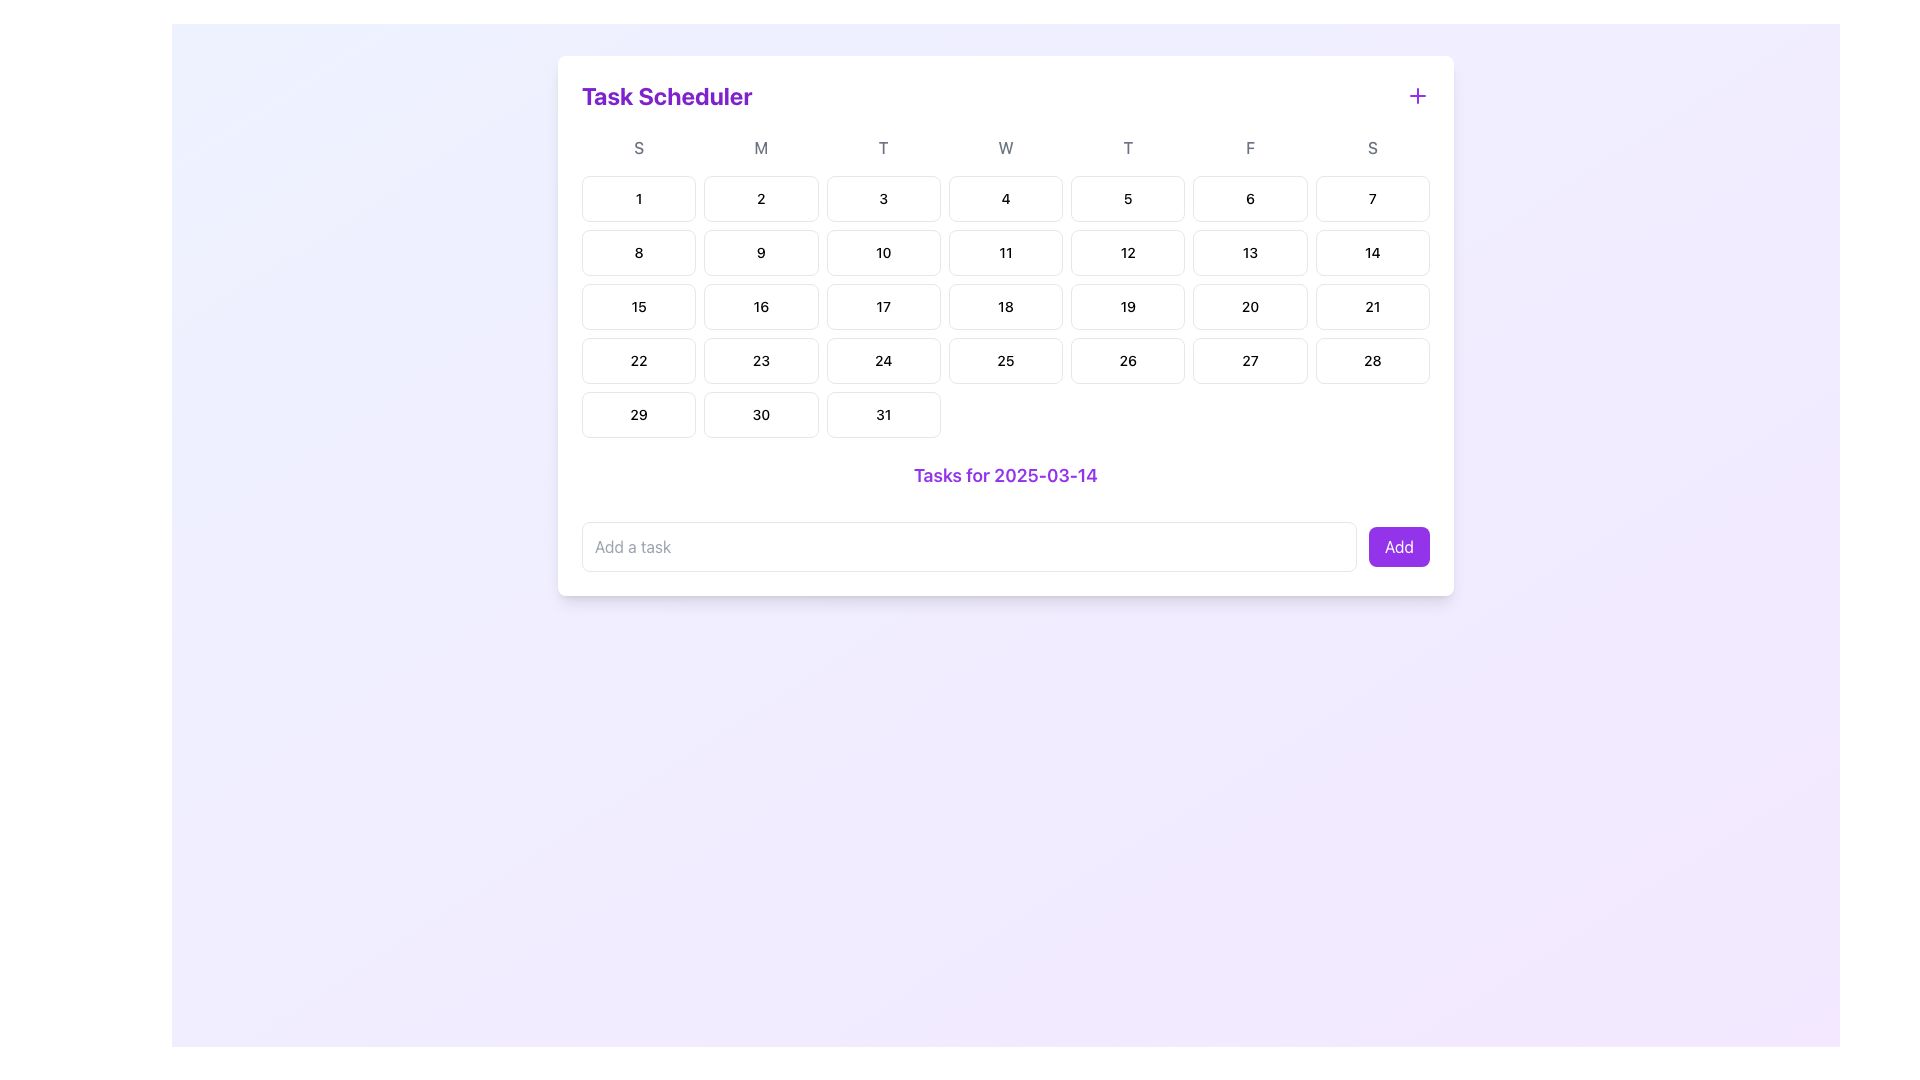  I want to click on the static label representing 'Thursday' in the week view grid, which is the fifth item from the left, so click(1128, 146).